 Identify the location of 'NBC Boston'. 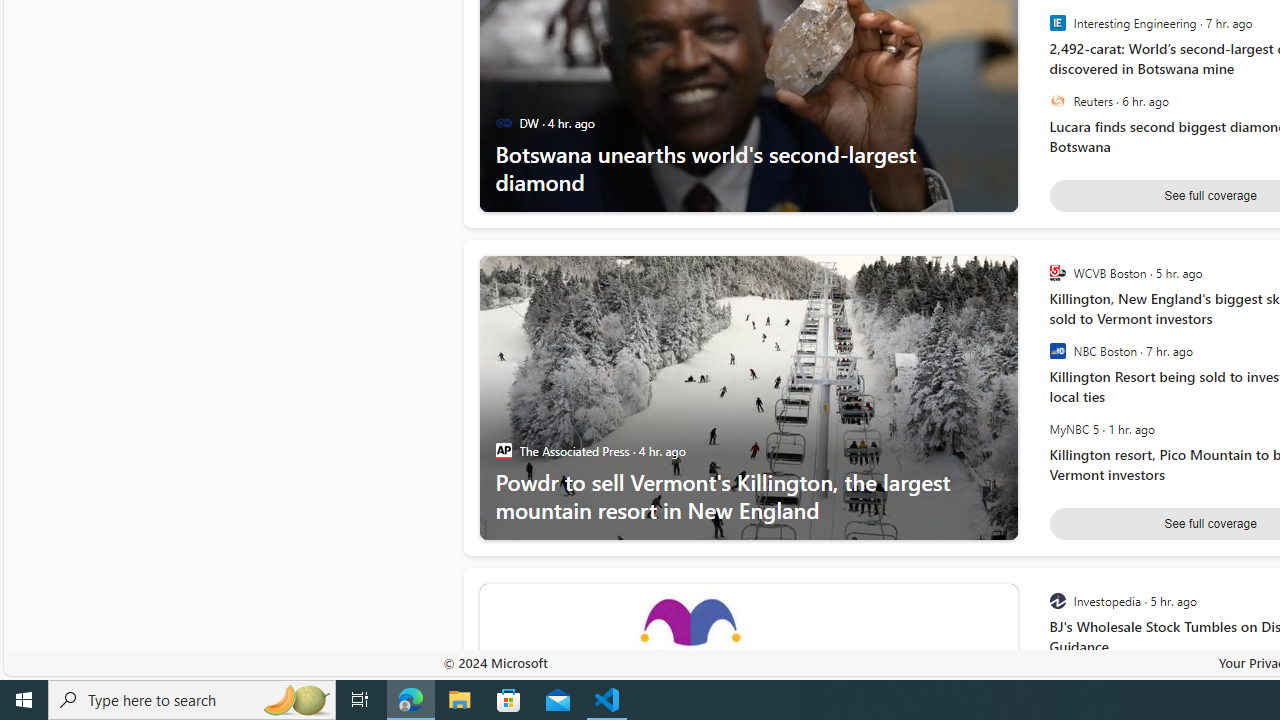
(1056, 350).